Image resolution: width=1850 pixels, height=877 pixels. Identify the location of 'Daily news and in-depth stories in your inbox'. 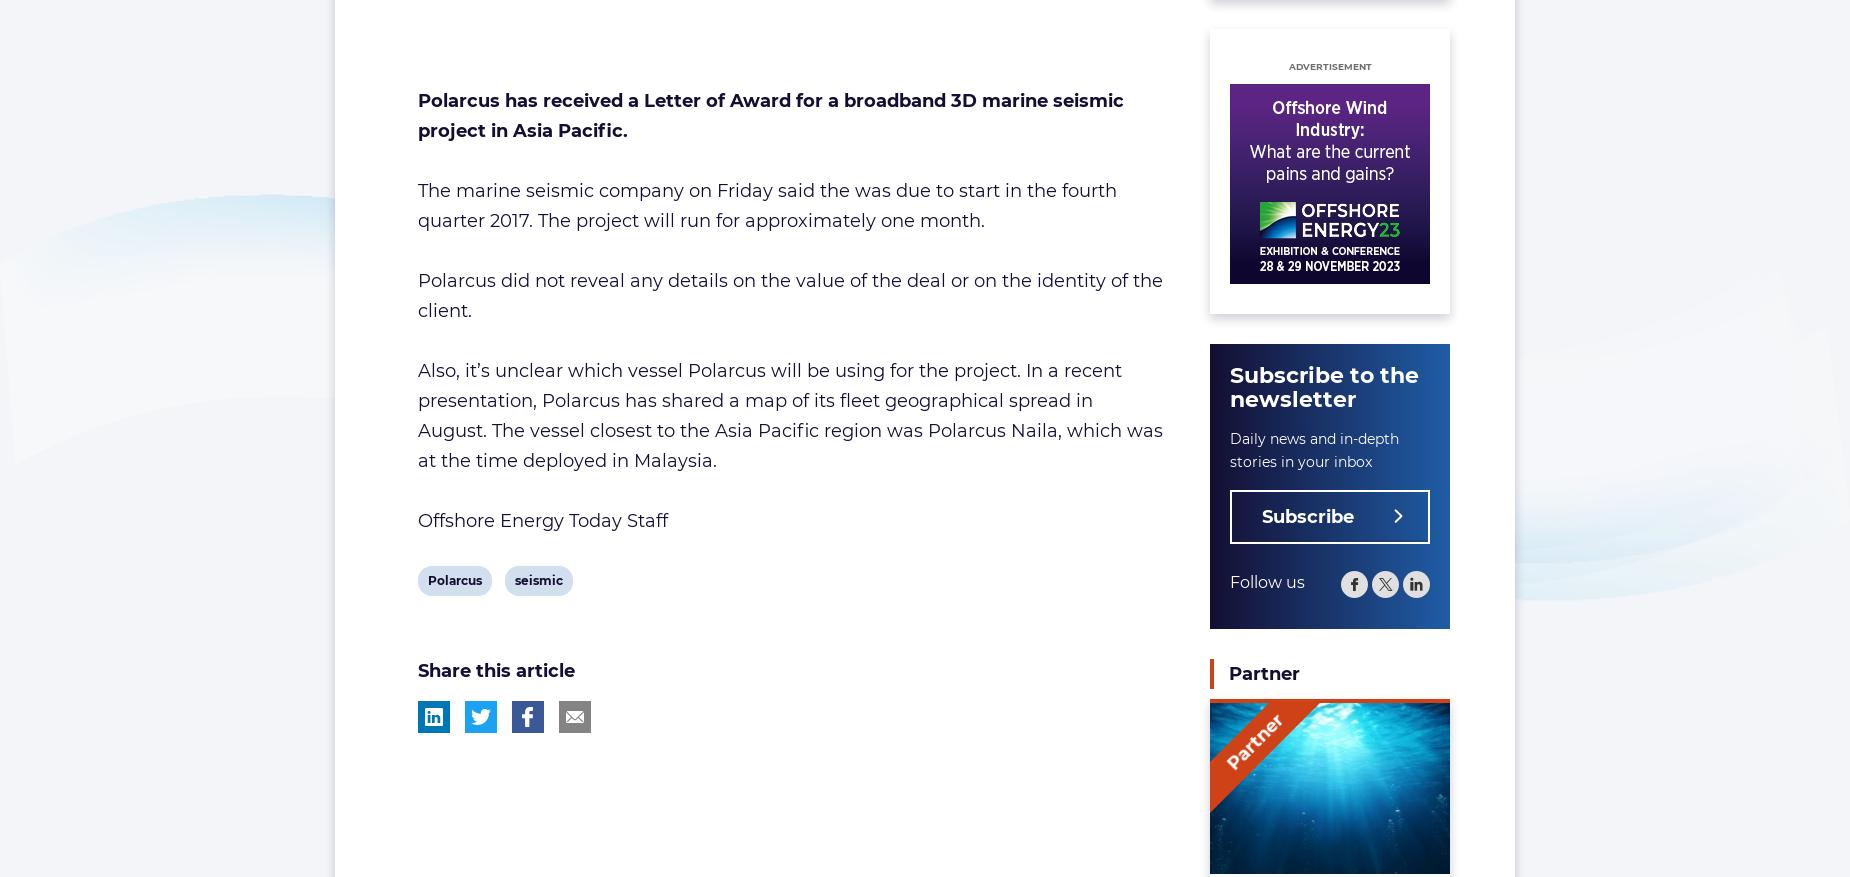
(1313, 450).